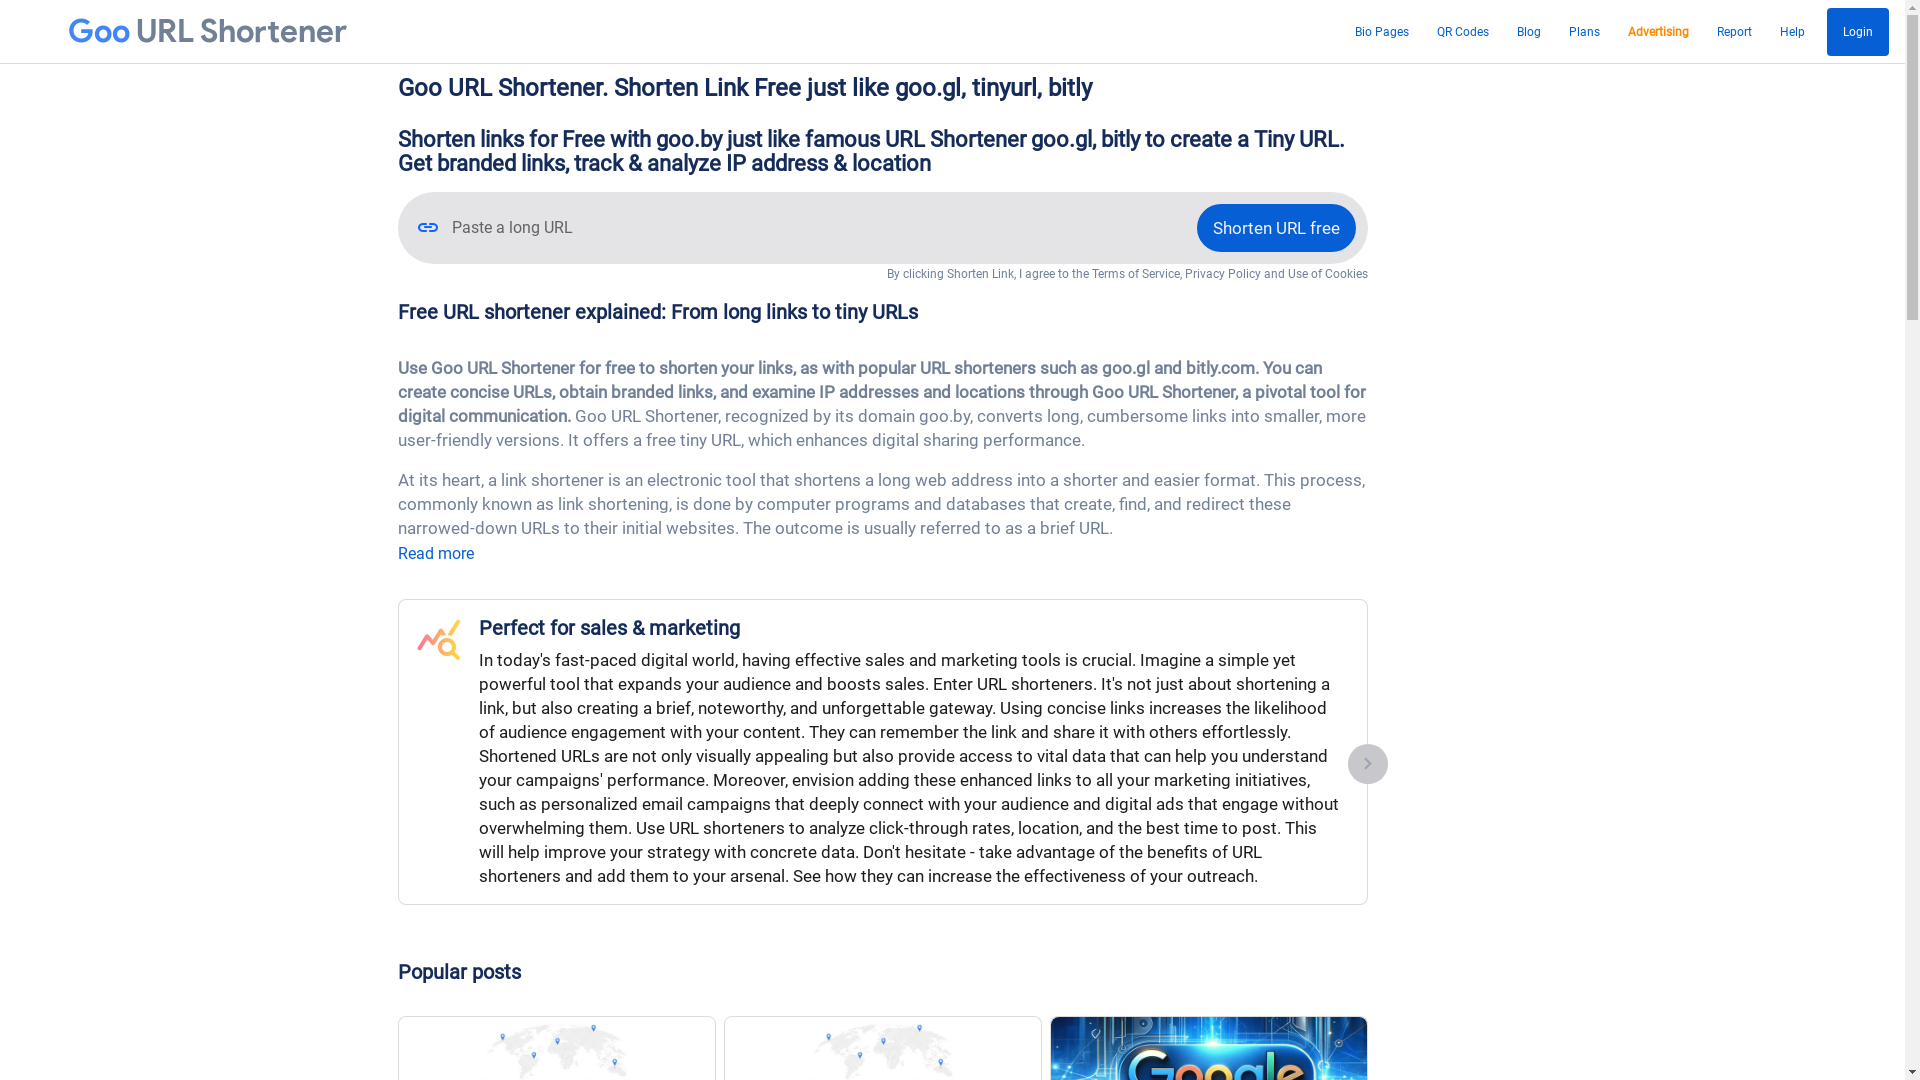 Image resolution: width=1920 pixels, height=1080 pixels. What do you see at coordinates (1562, 31) in the screenshot?
I see `'Plans'` at bounding box center [1562, 31].